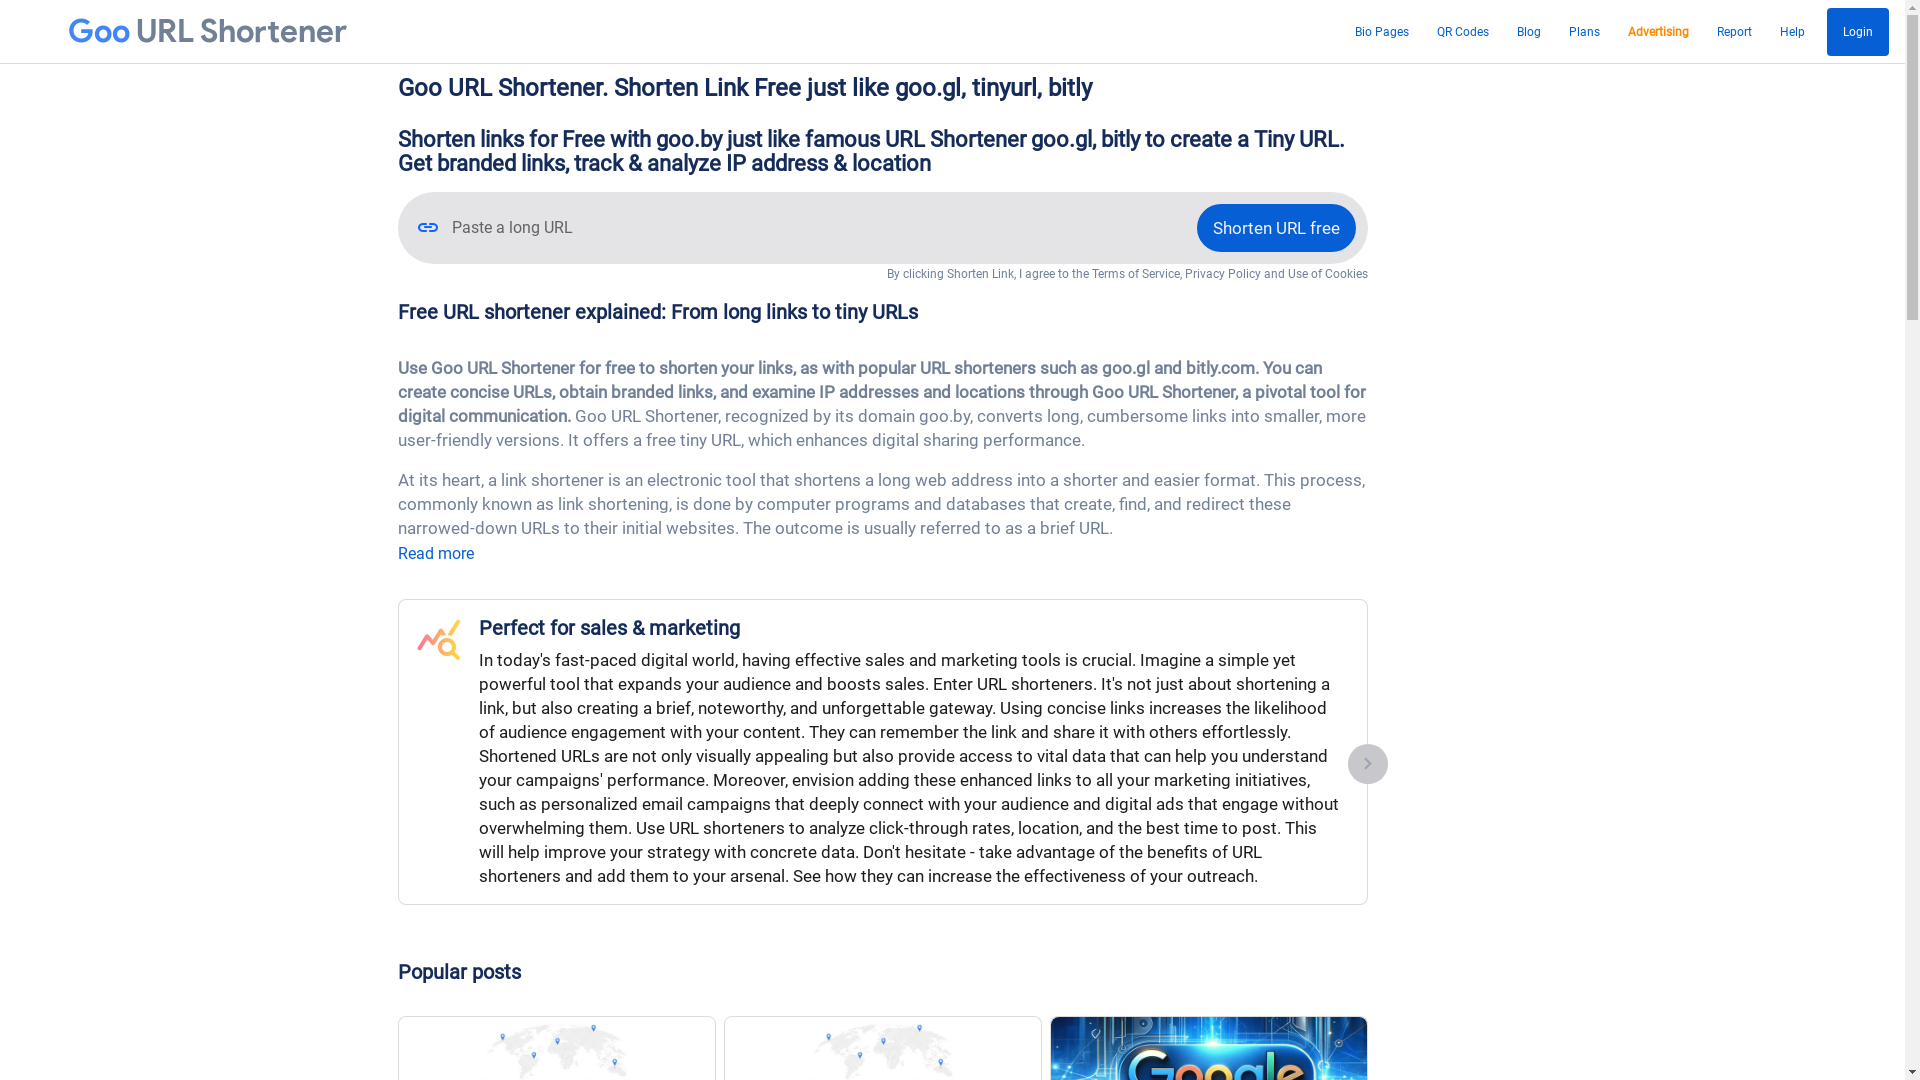 Image resolution: width=1920 pixels, height=1080 pixels. What do you see at coordinates (1562, 31) in the screenshot?
I see `'Plans'` at bounding box center [1562, 31].